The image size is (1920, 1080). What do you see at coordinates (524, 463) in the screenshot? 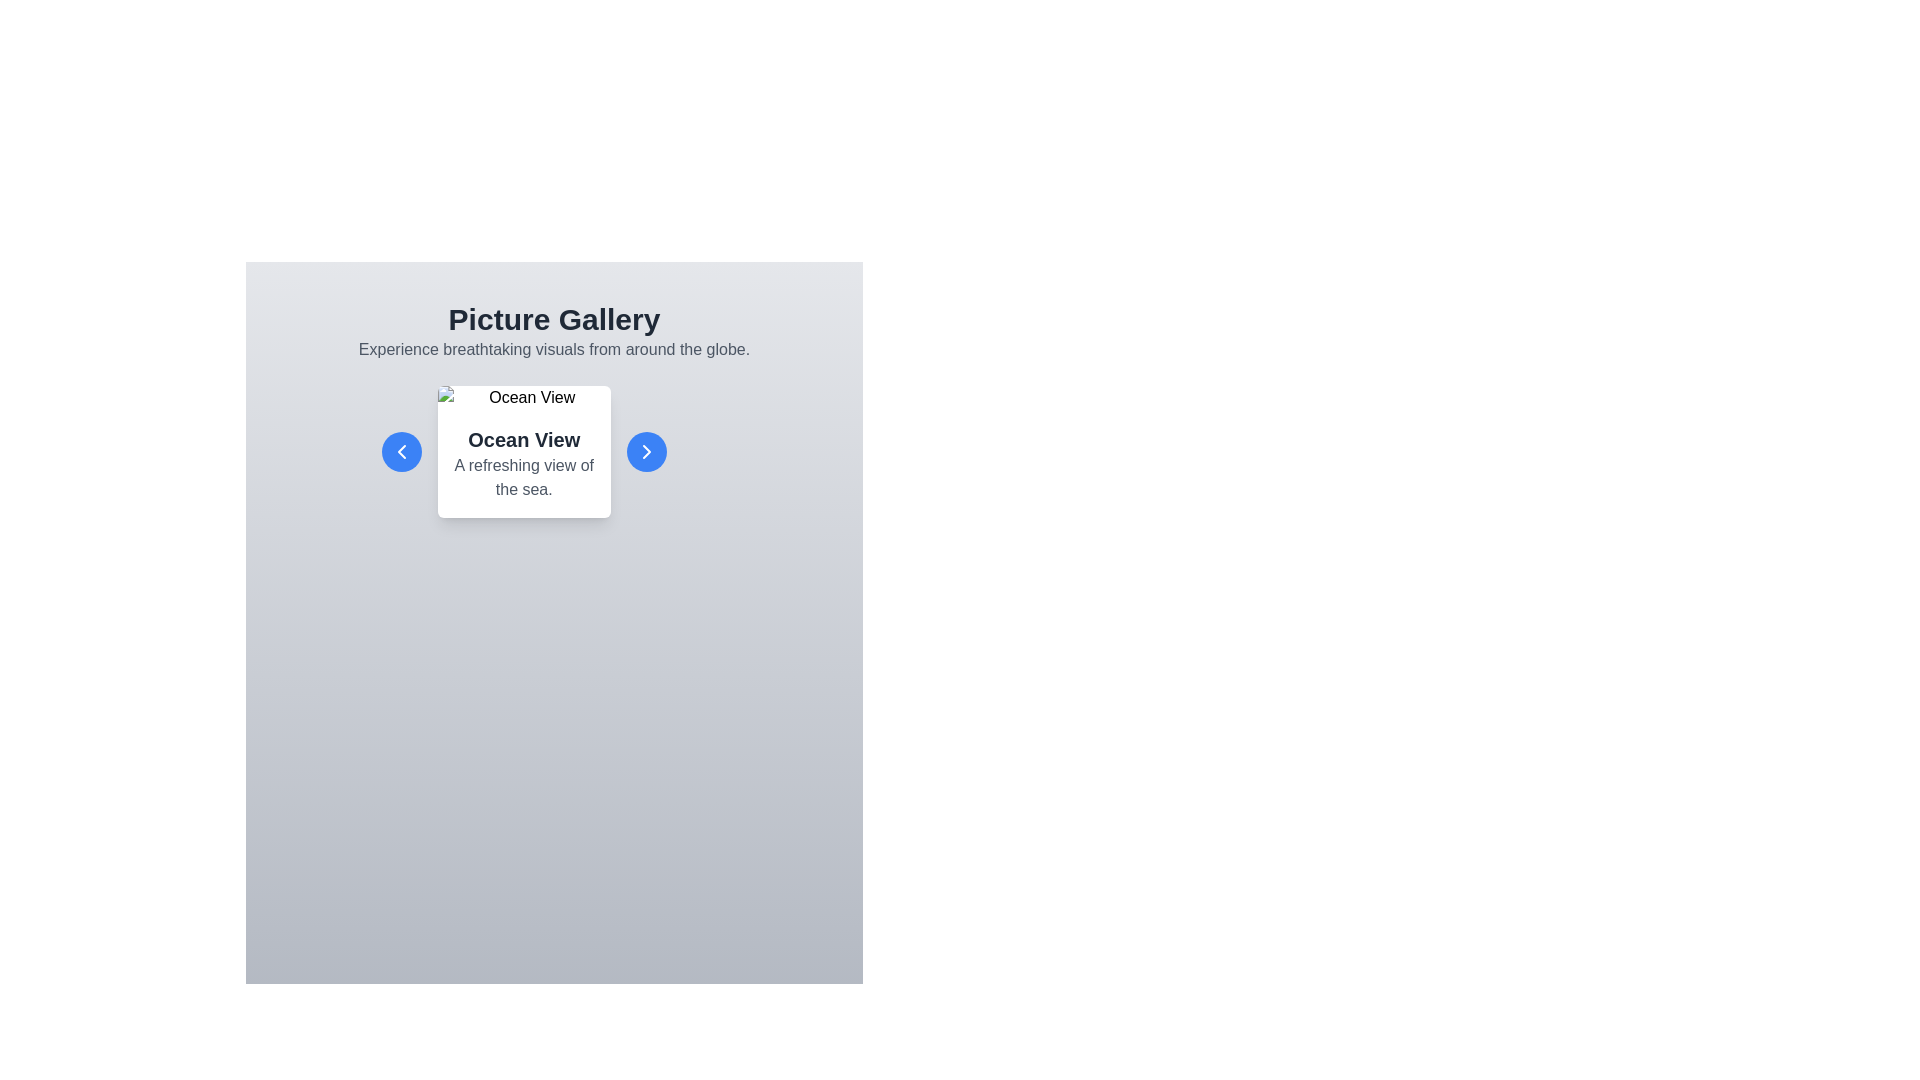
I see `the descriptive label element for 'Ocean View', which provides a subtitle about the refreshing view of the sea, located within the card in the center of the gallery interface` at bounding box center [524, 463].